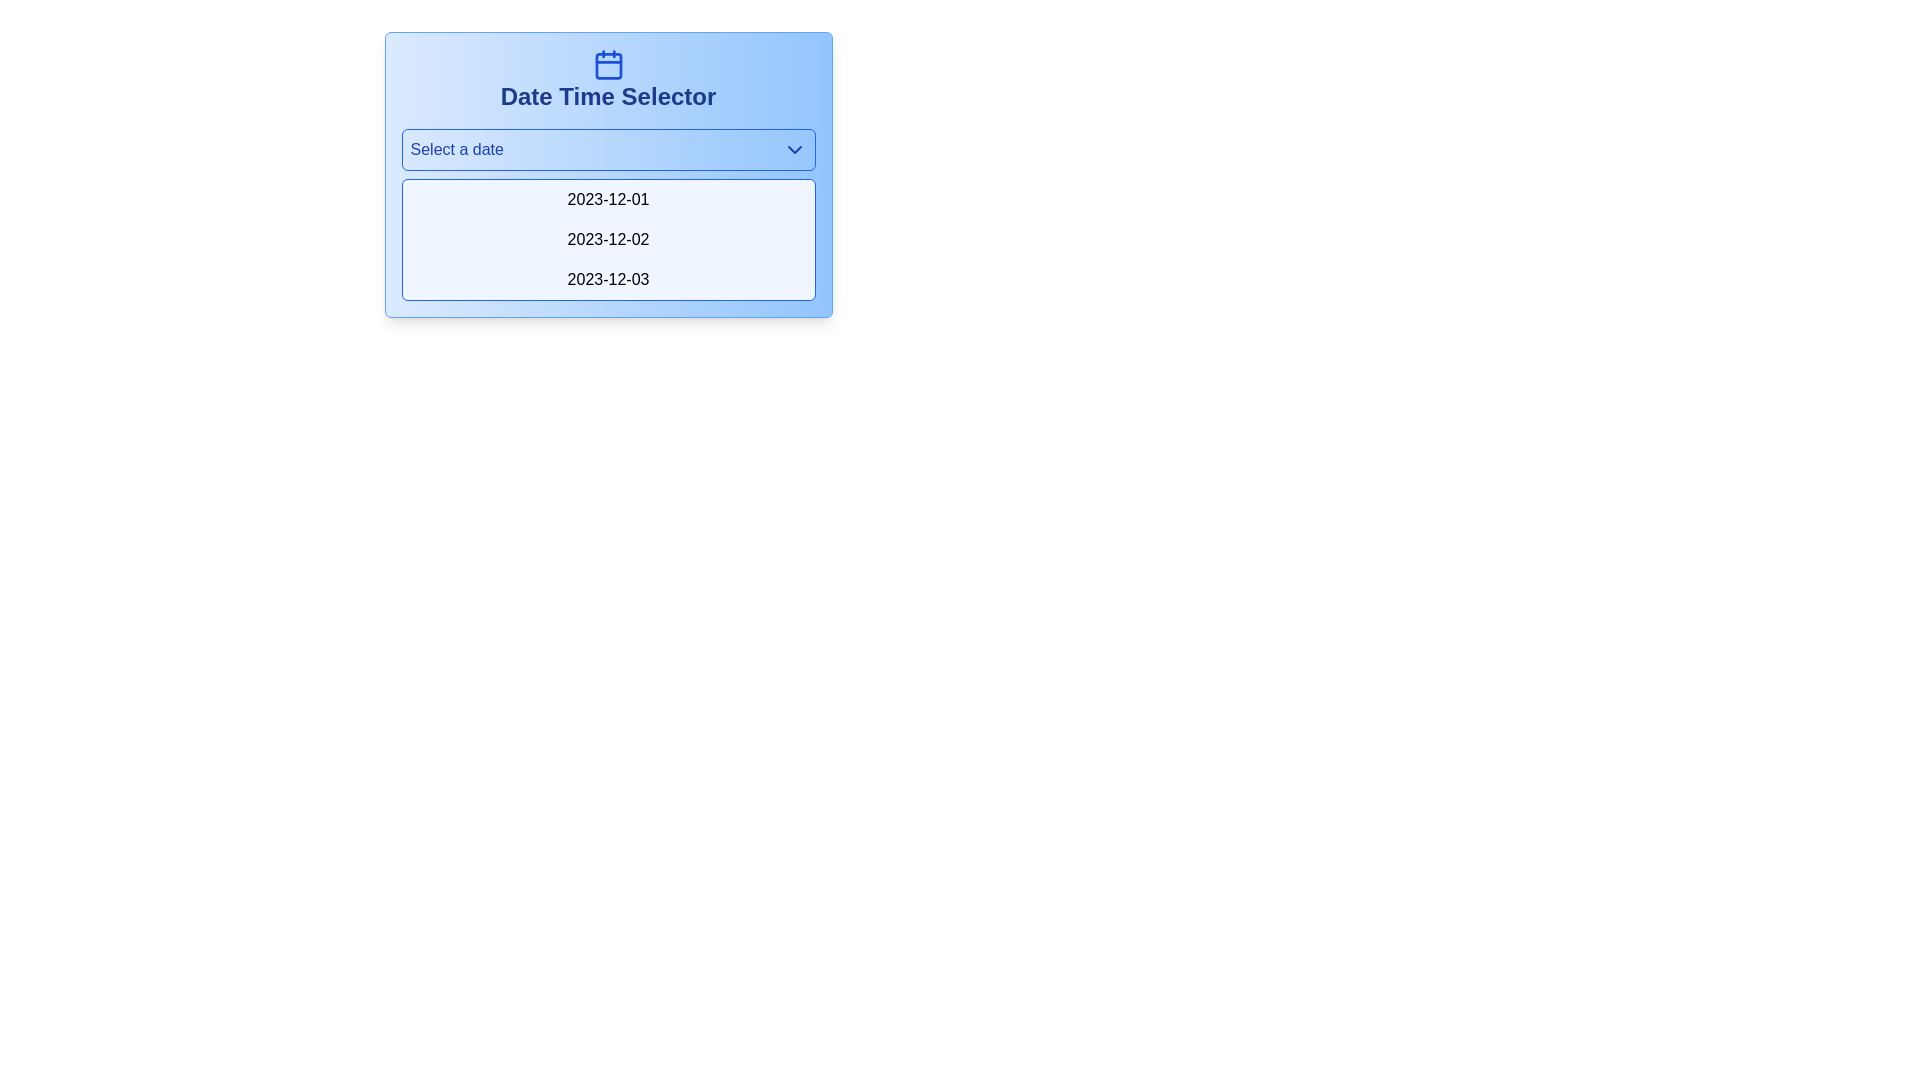 Image resolution: width=1920 pixels, height=1080 pixels. Describe the element at coordinates (793, 149) in the screenshot. I see `the chevron icon inside the 'Select a date' button, which indicates dropdown functionality for expanding or collapsing the date picker menu` at that location.